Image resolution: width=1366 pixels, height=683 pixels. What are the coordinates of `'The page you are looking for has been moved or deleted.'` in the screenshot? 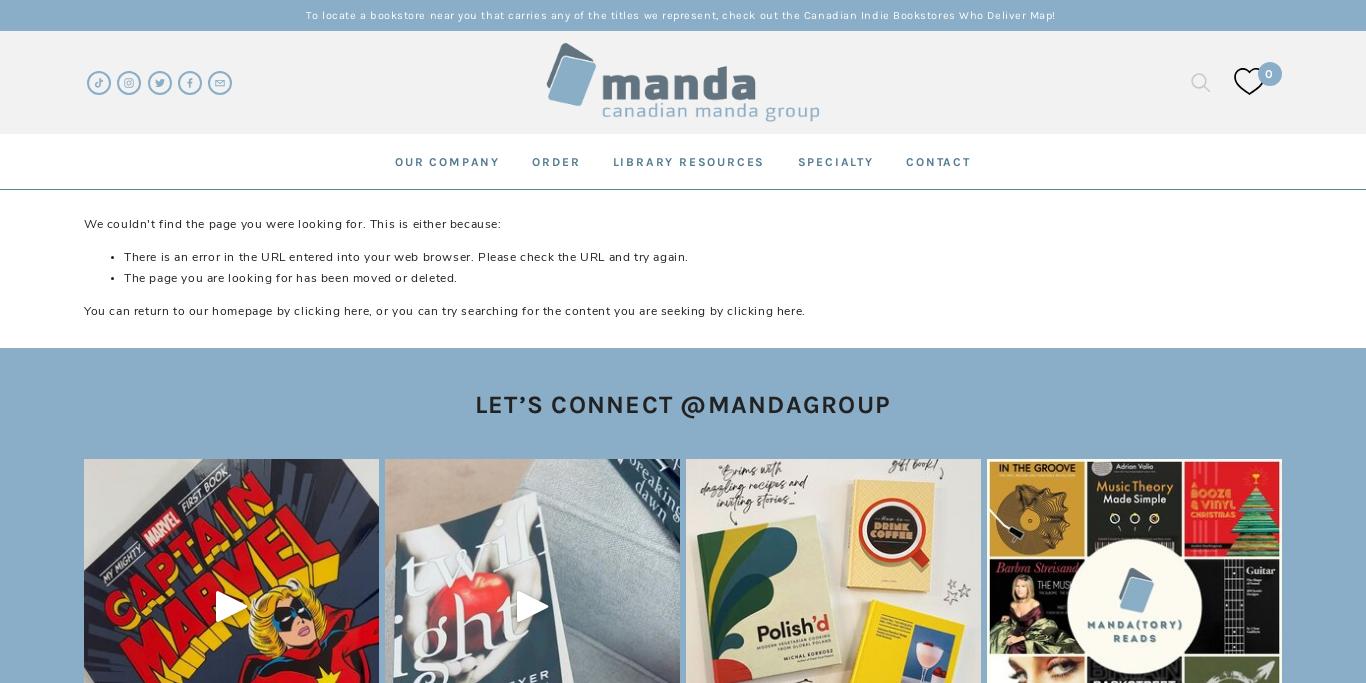 It's located at (290, 276).